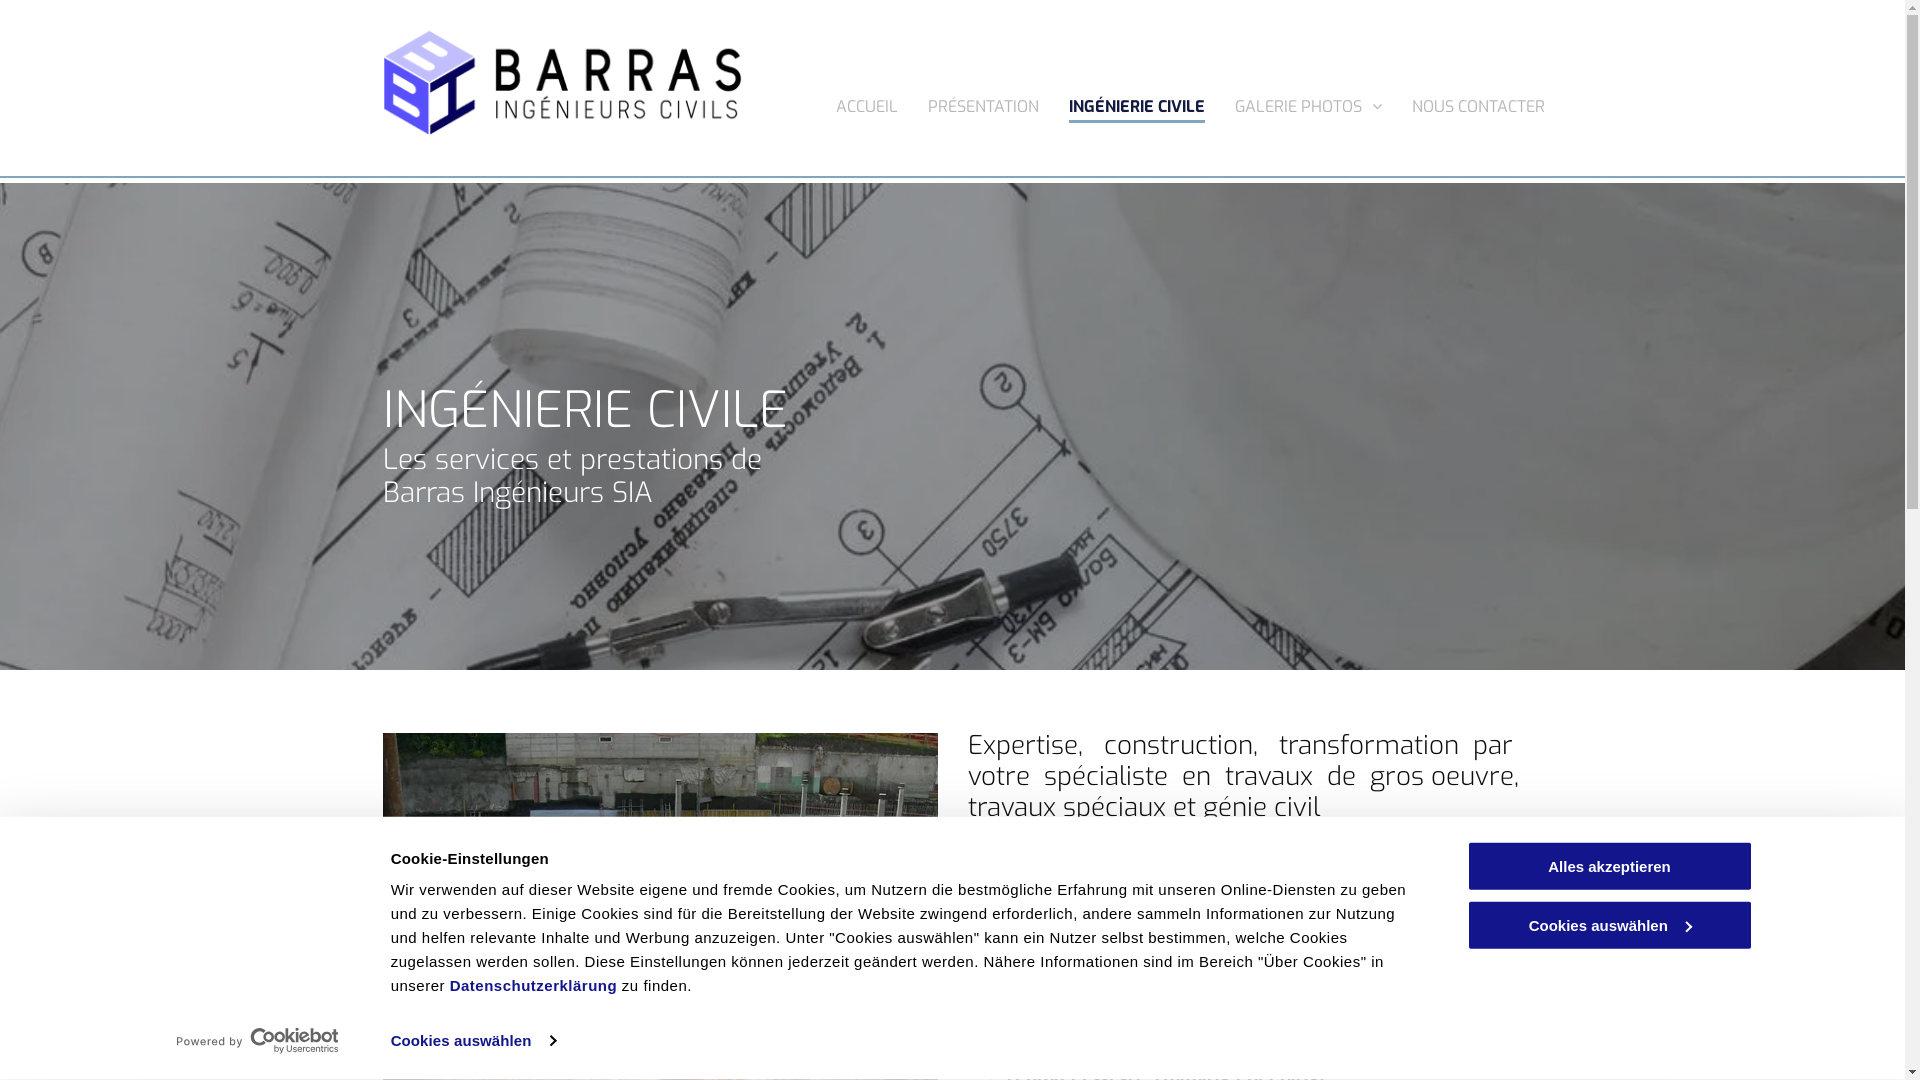  Describe the element at coordinates (867, 101) in the screenshot. I see `'ACCUEIL'` at that location.